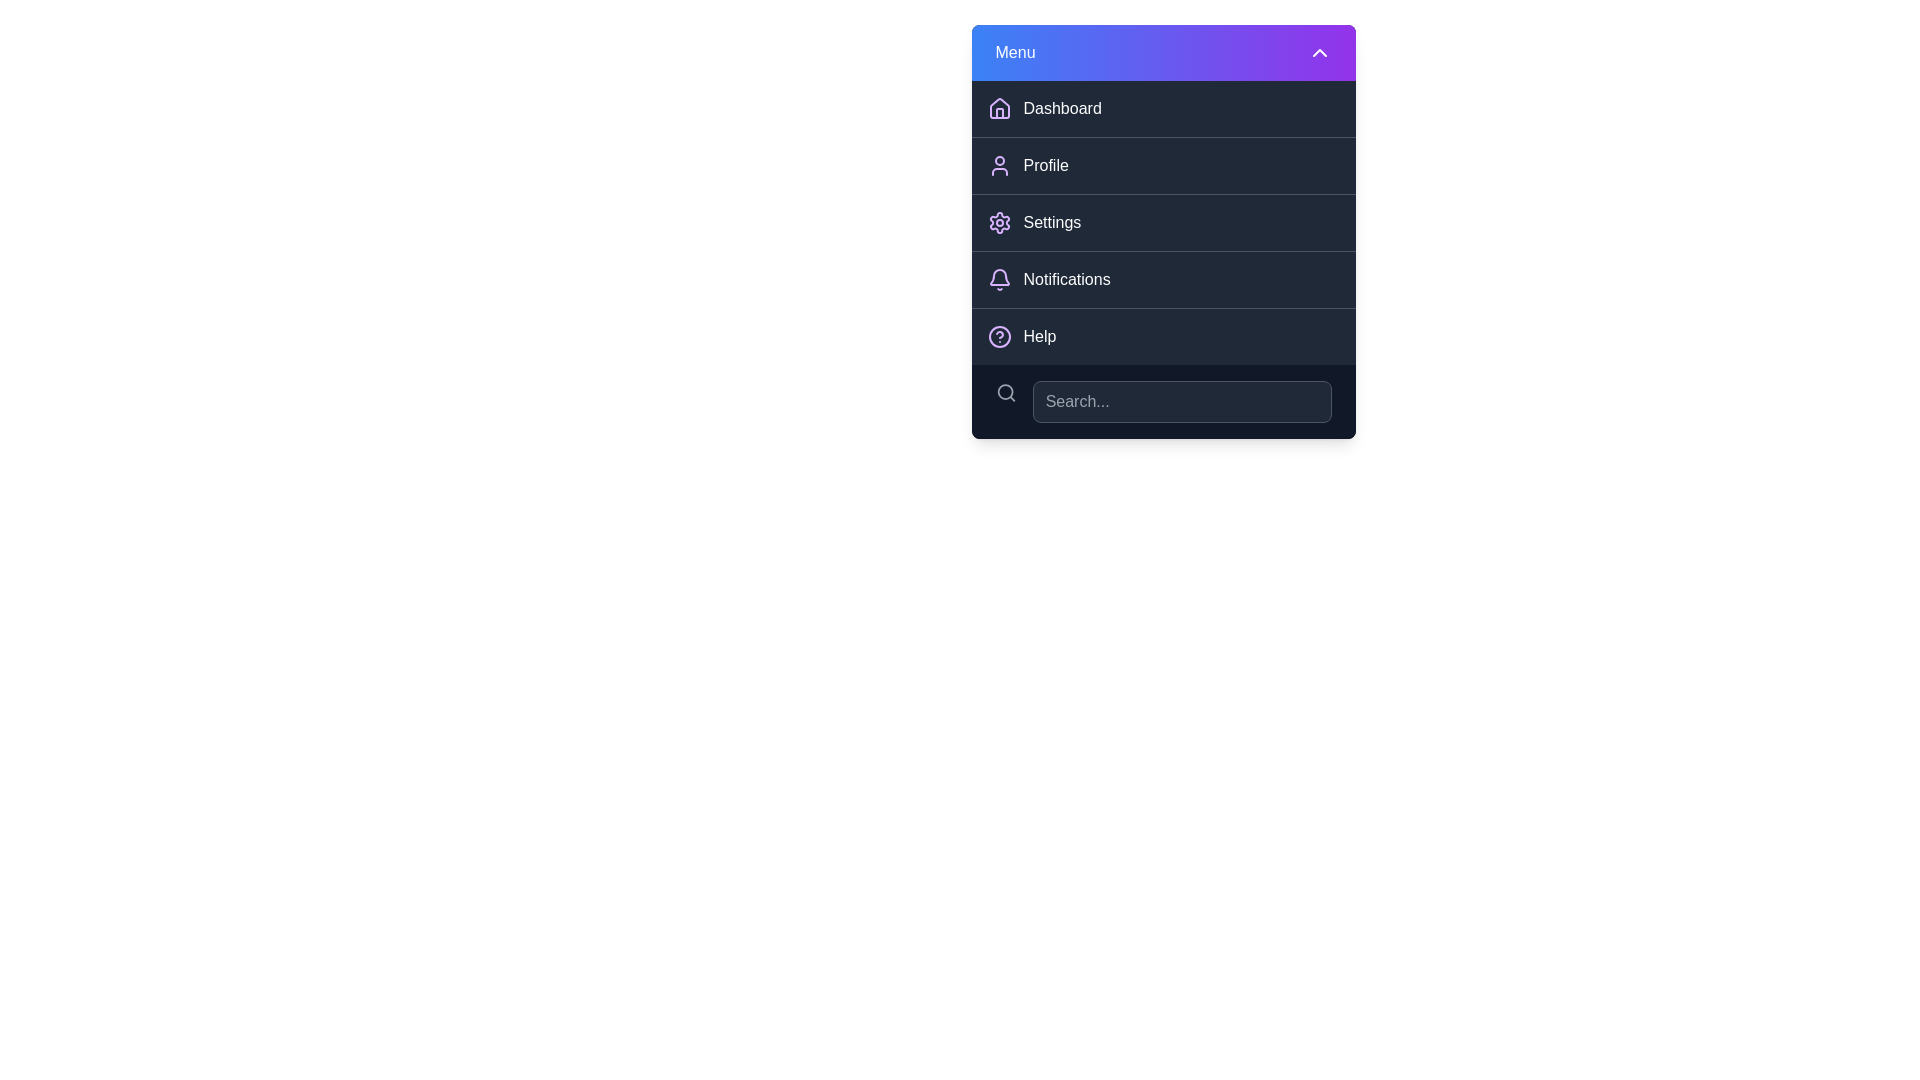  What do you see at coordinates (999, 223) in the screenshot?
I see `the 'Settings' icon in the vertical navigation menu for interaction` at bounding box center [999, 223].